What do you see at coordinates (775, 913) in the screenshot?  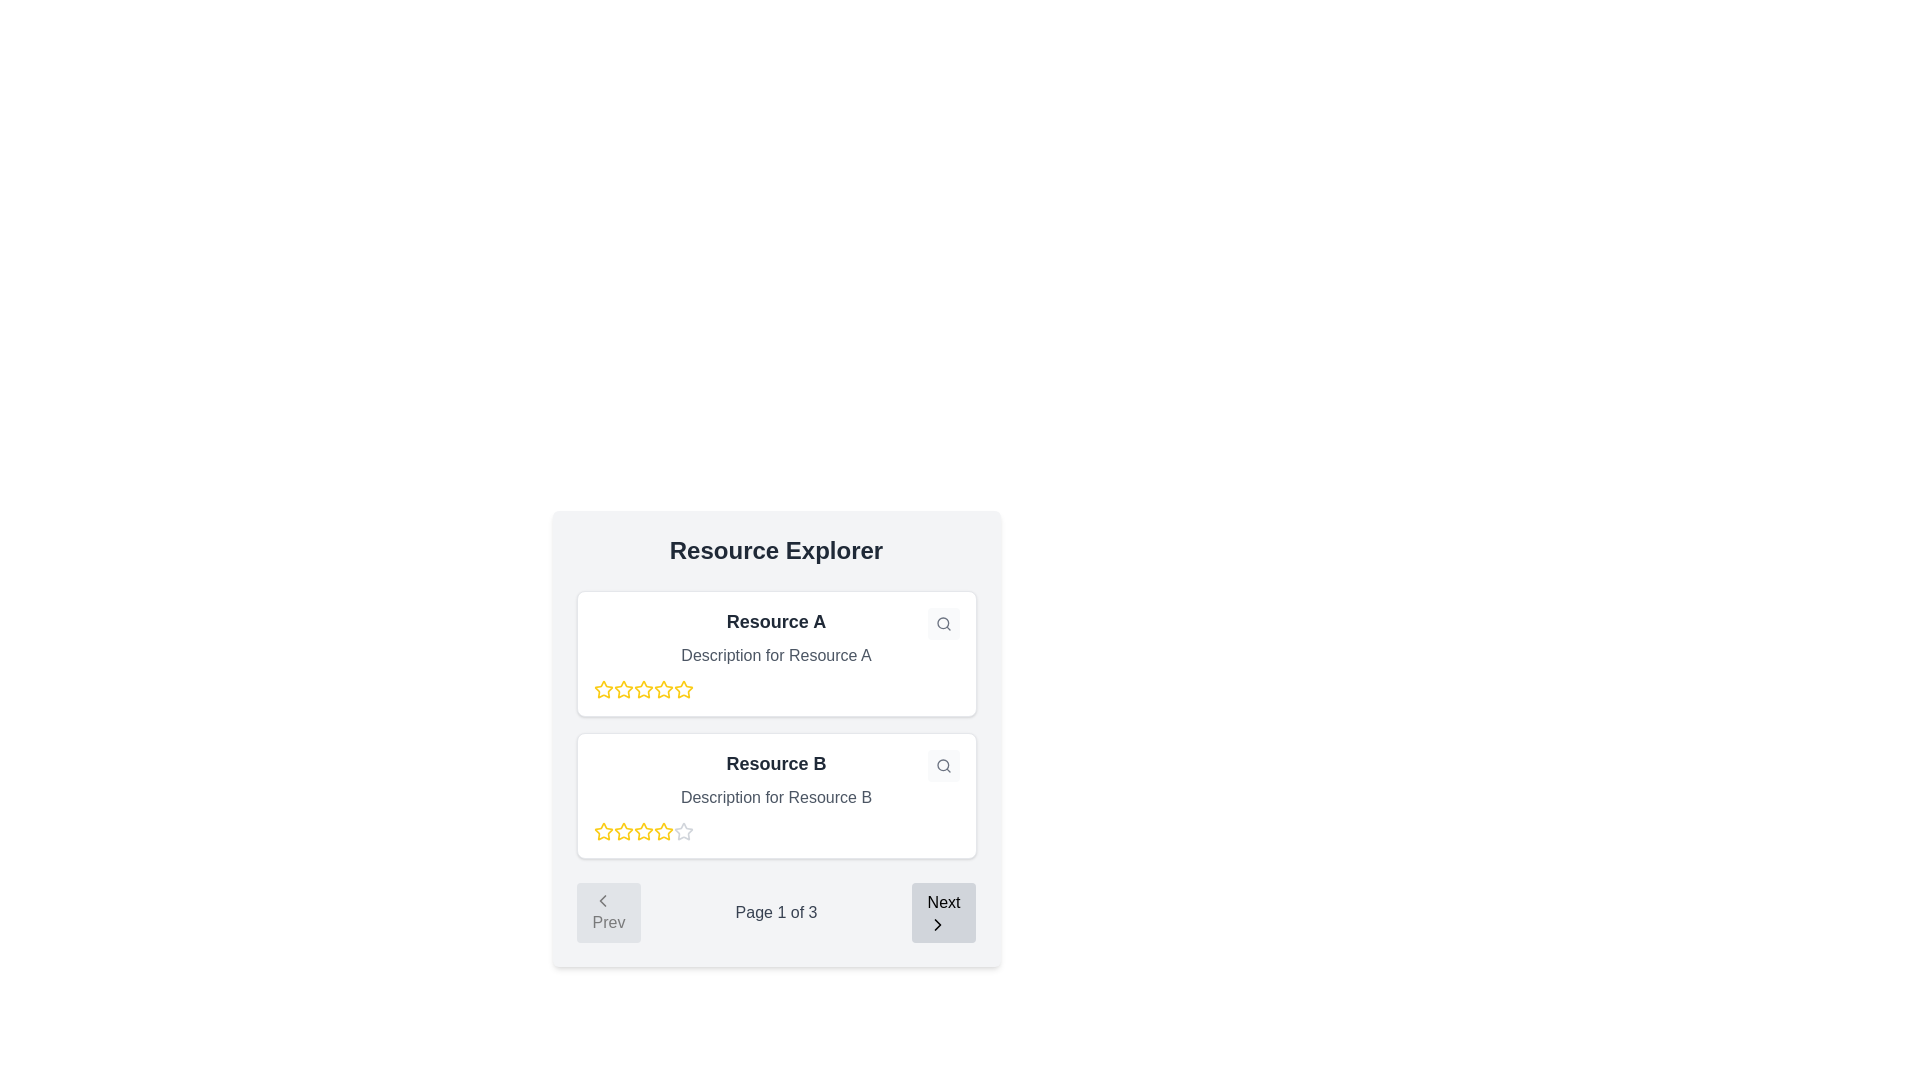 I see `the static text indicating the current pagination, which shows 'Page 1 of 3', located centrally between the 'Prev' and 'Next' buttons in the pagination bar` at bounding box center [775, 913].